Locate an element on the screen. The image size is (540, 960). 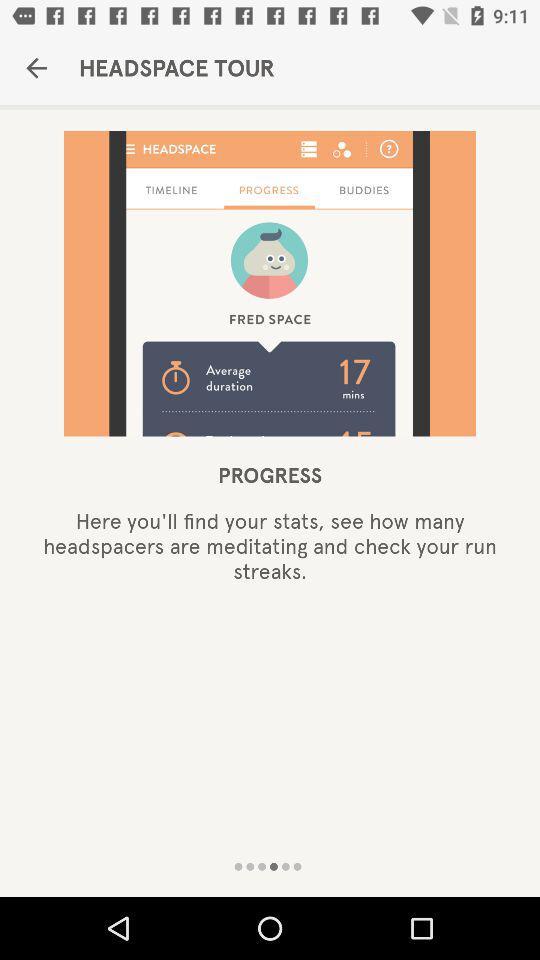
the icon to the left of headspace tour item is located at coordinates (36, 68).